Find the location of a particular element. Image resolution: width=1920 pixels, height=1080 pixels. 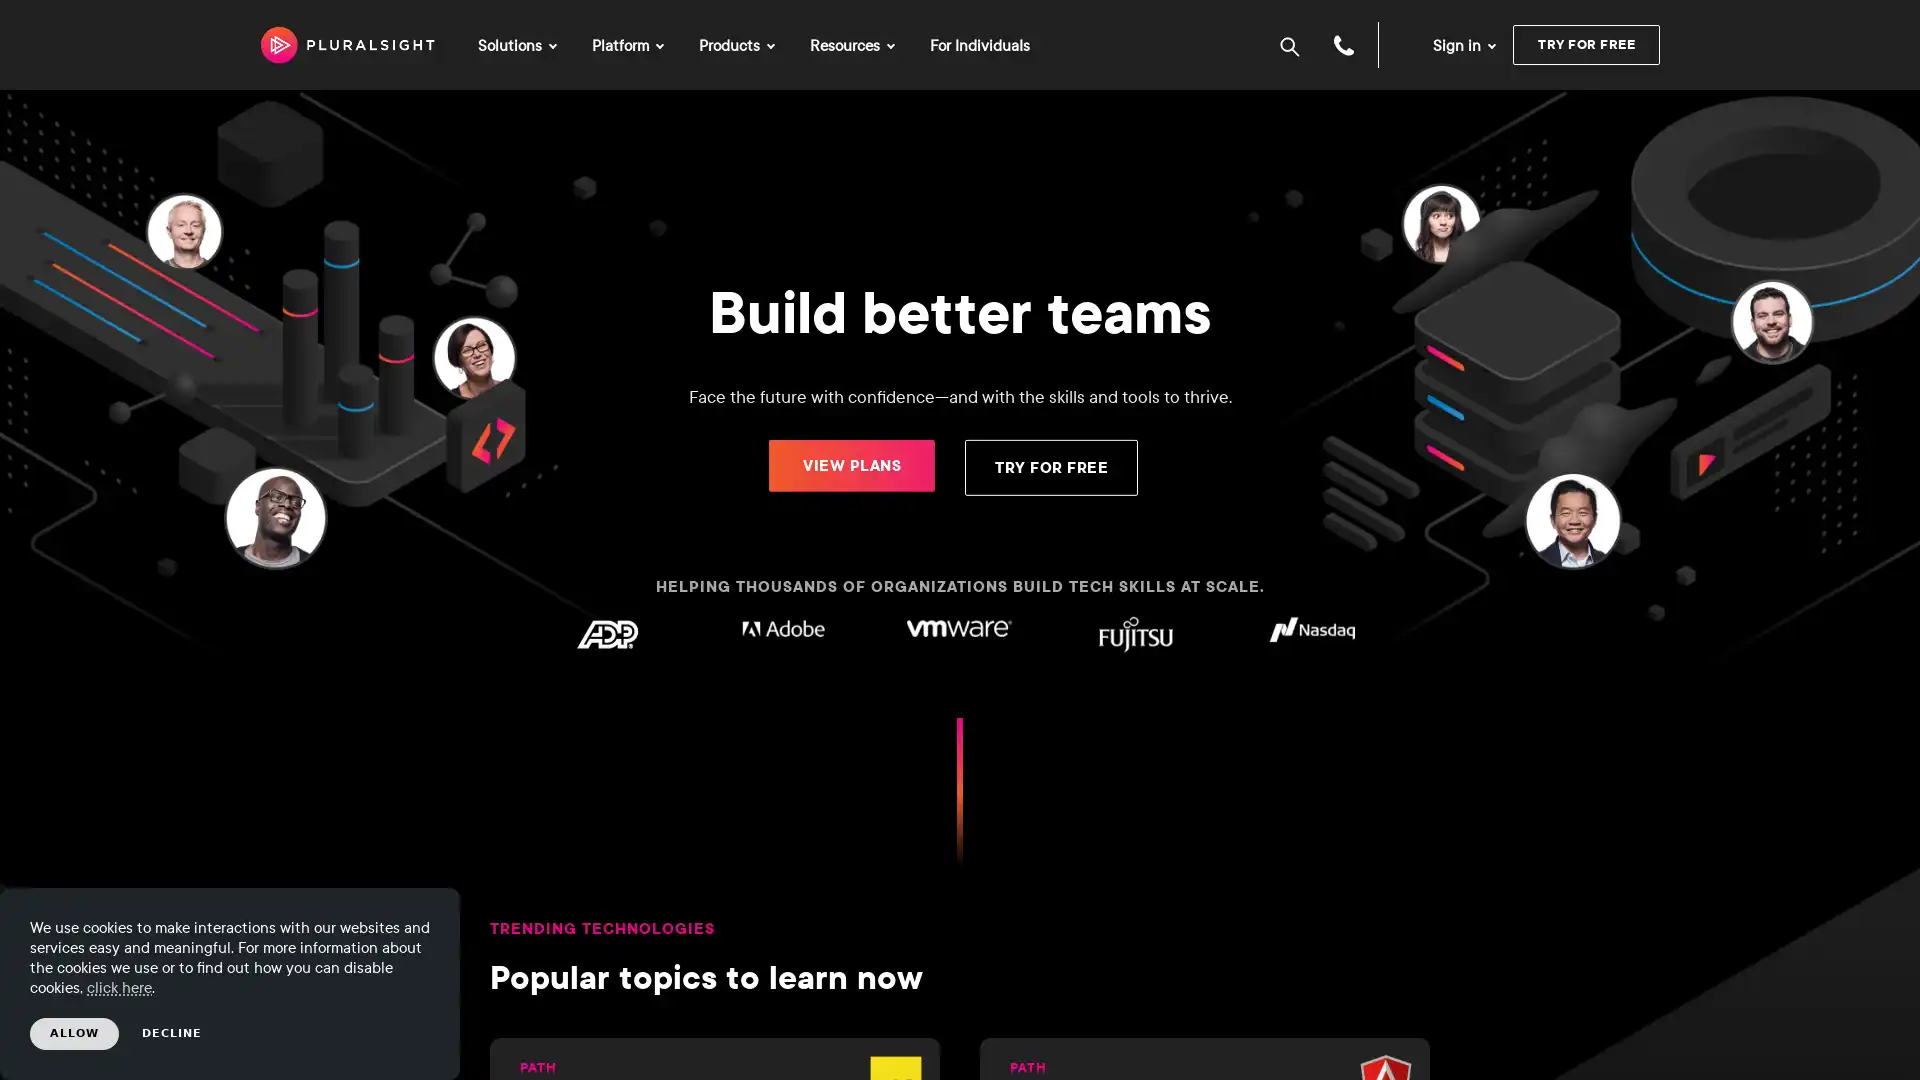

ALLOW is located at coordinates (74, 1033).